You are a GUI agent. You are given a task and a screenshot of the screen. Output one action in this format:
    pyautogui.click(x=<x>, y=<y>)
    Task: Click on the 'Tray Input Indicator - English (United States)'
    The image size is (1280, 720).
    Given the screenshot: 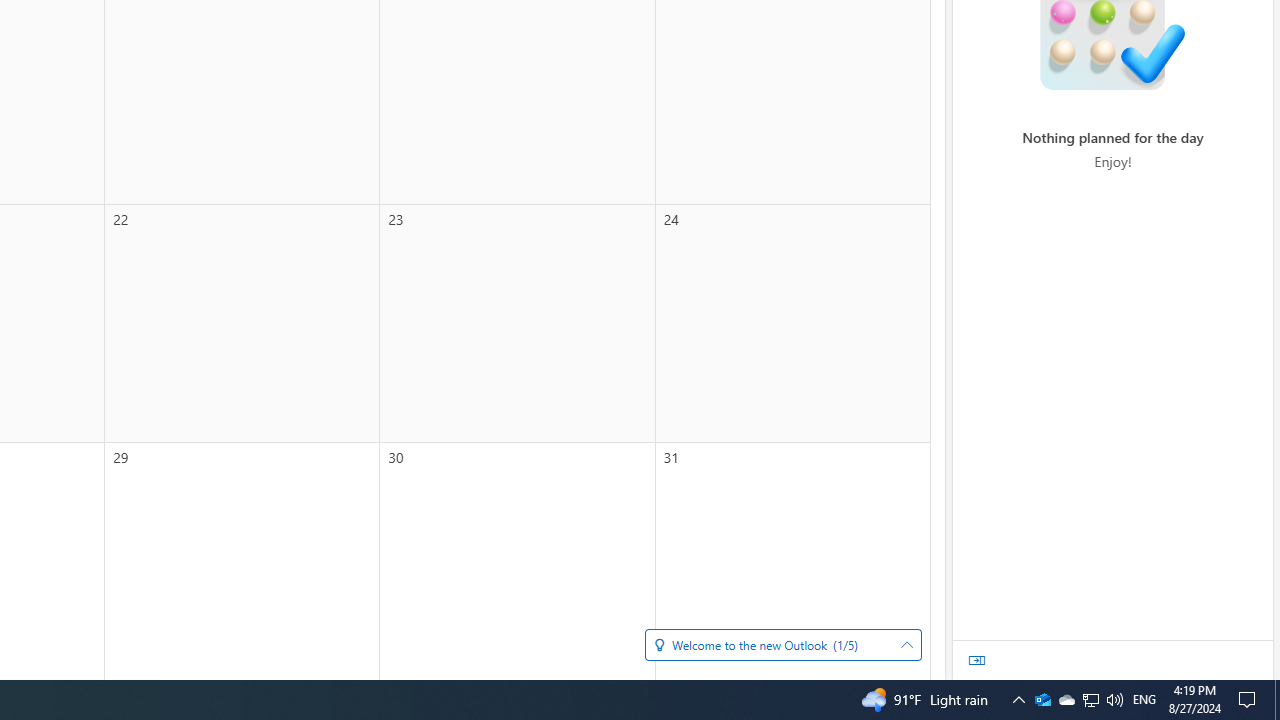 What is the action you would take?
    pyautogui.click(x=1113, y=698)
    